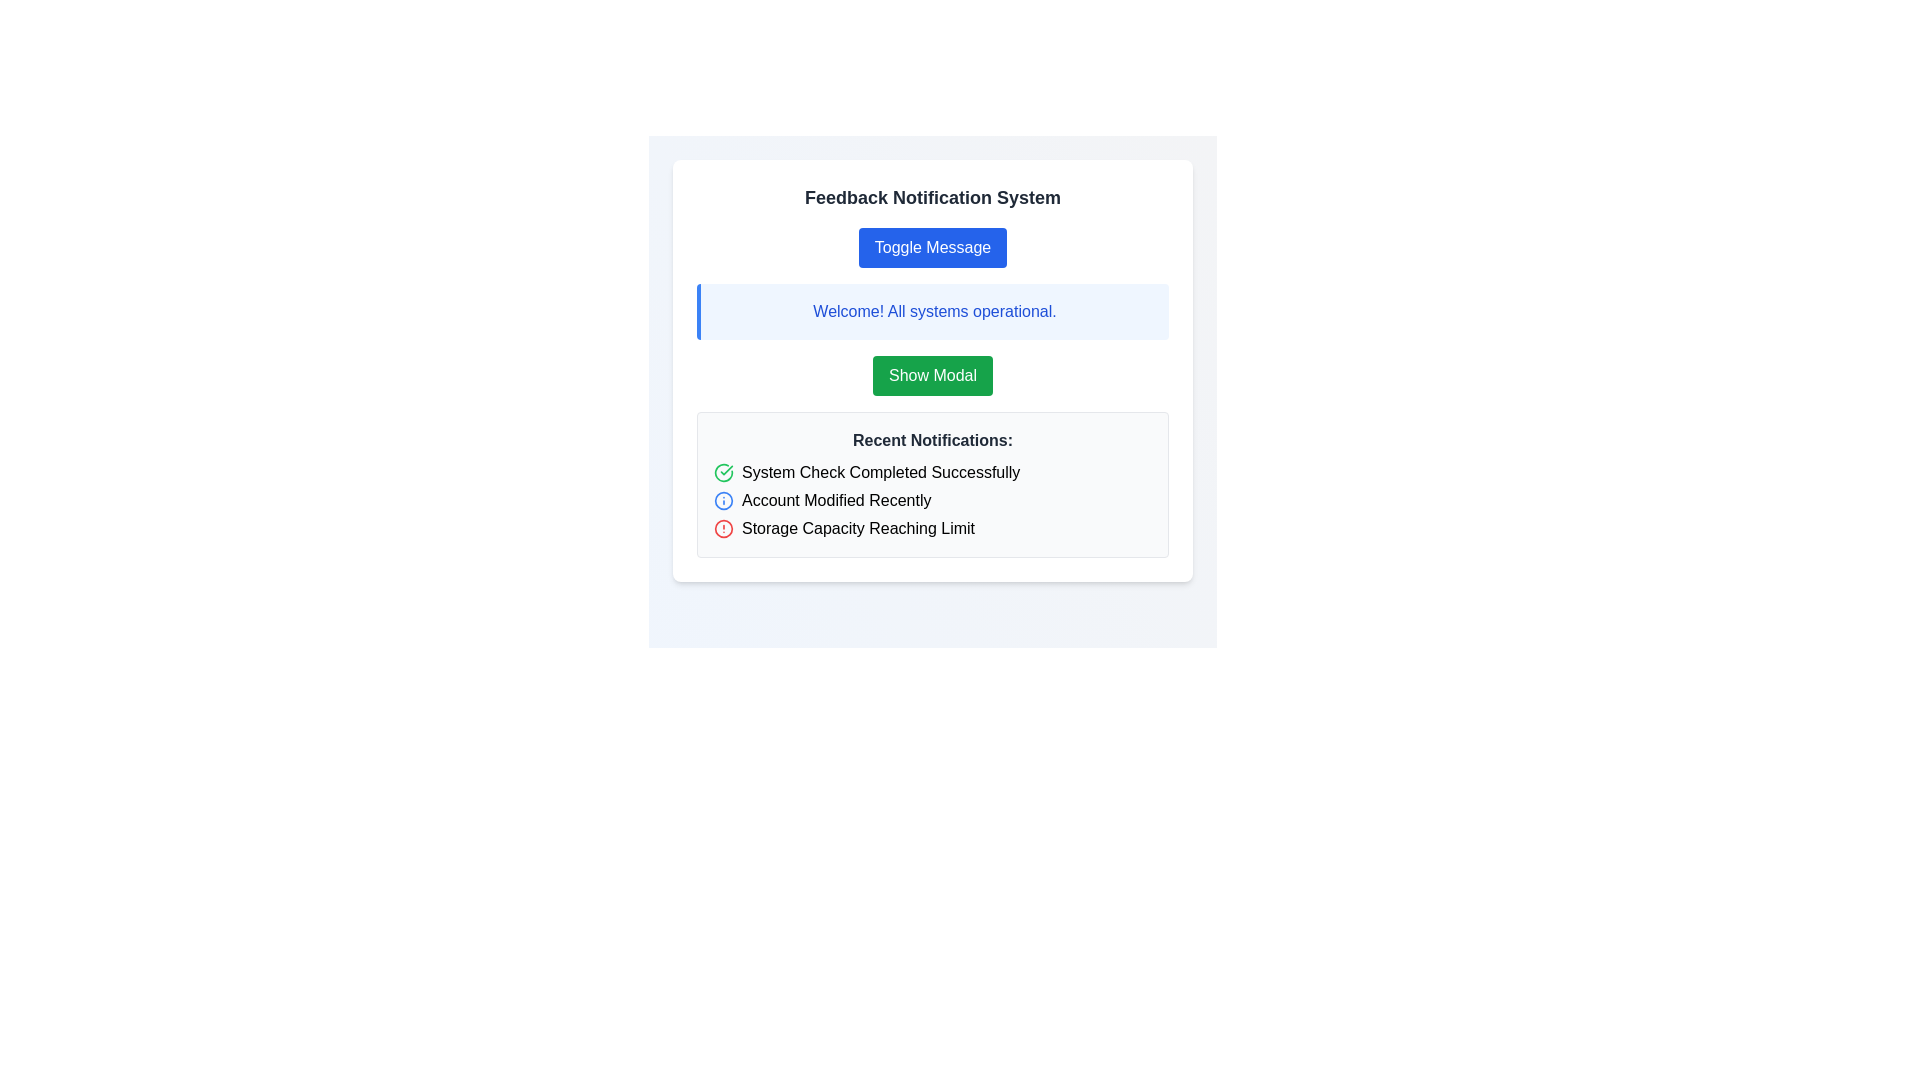 Image resolution: width=1920 pixels, height=1080 pixels. I want to click on the icon indicating 'Account Modified Recently' located to the left of the text in the recent notifications list, so click(723, 500).